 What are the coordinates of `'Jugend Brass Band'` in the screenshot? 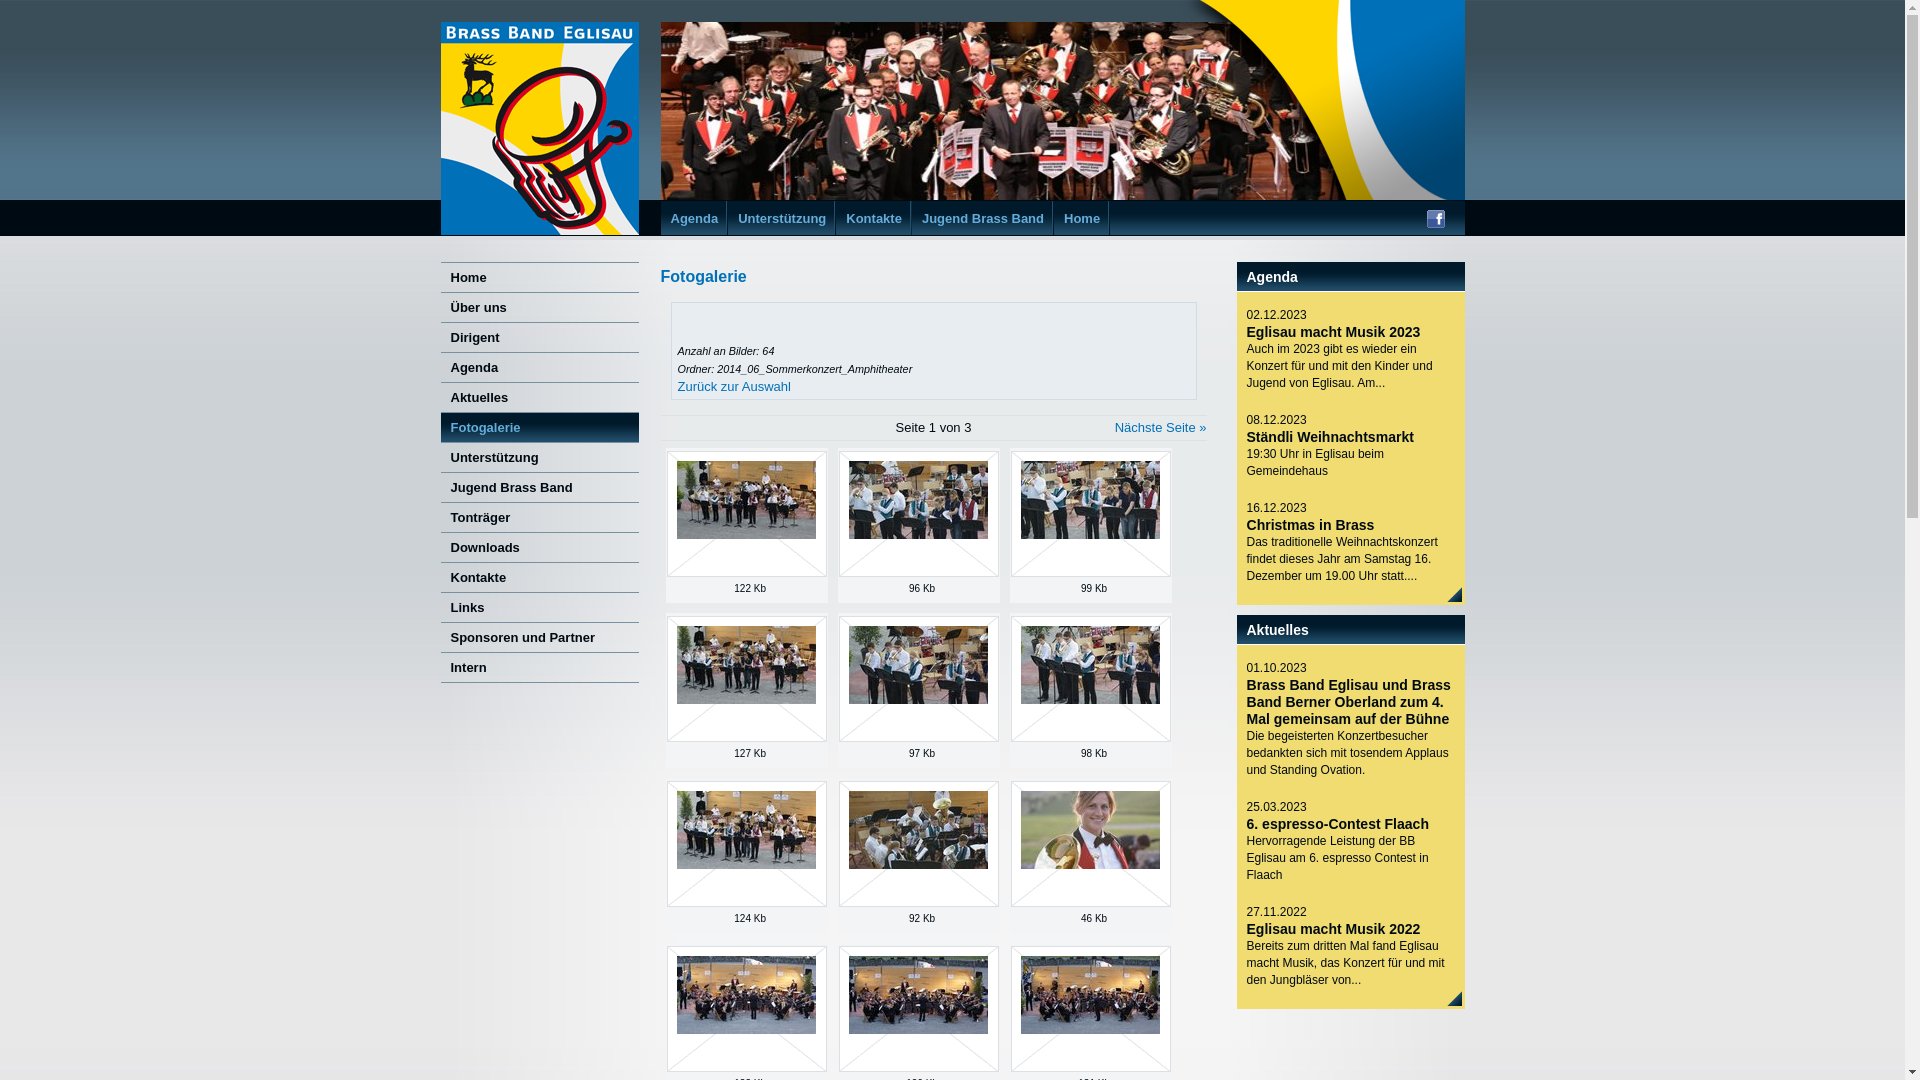 It's located at (920, 218).